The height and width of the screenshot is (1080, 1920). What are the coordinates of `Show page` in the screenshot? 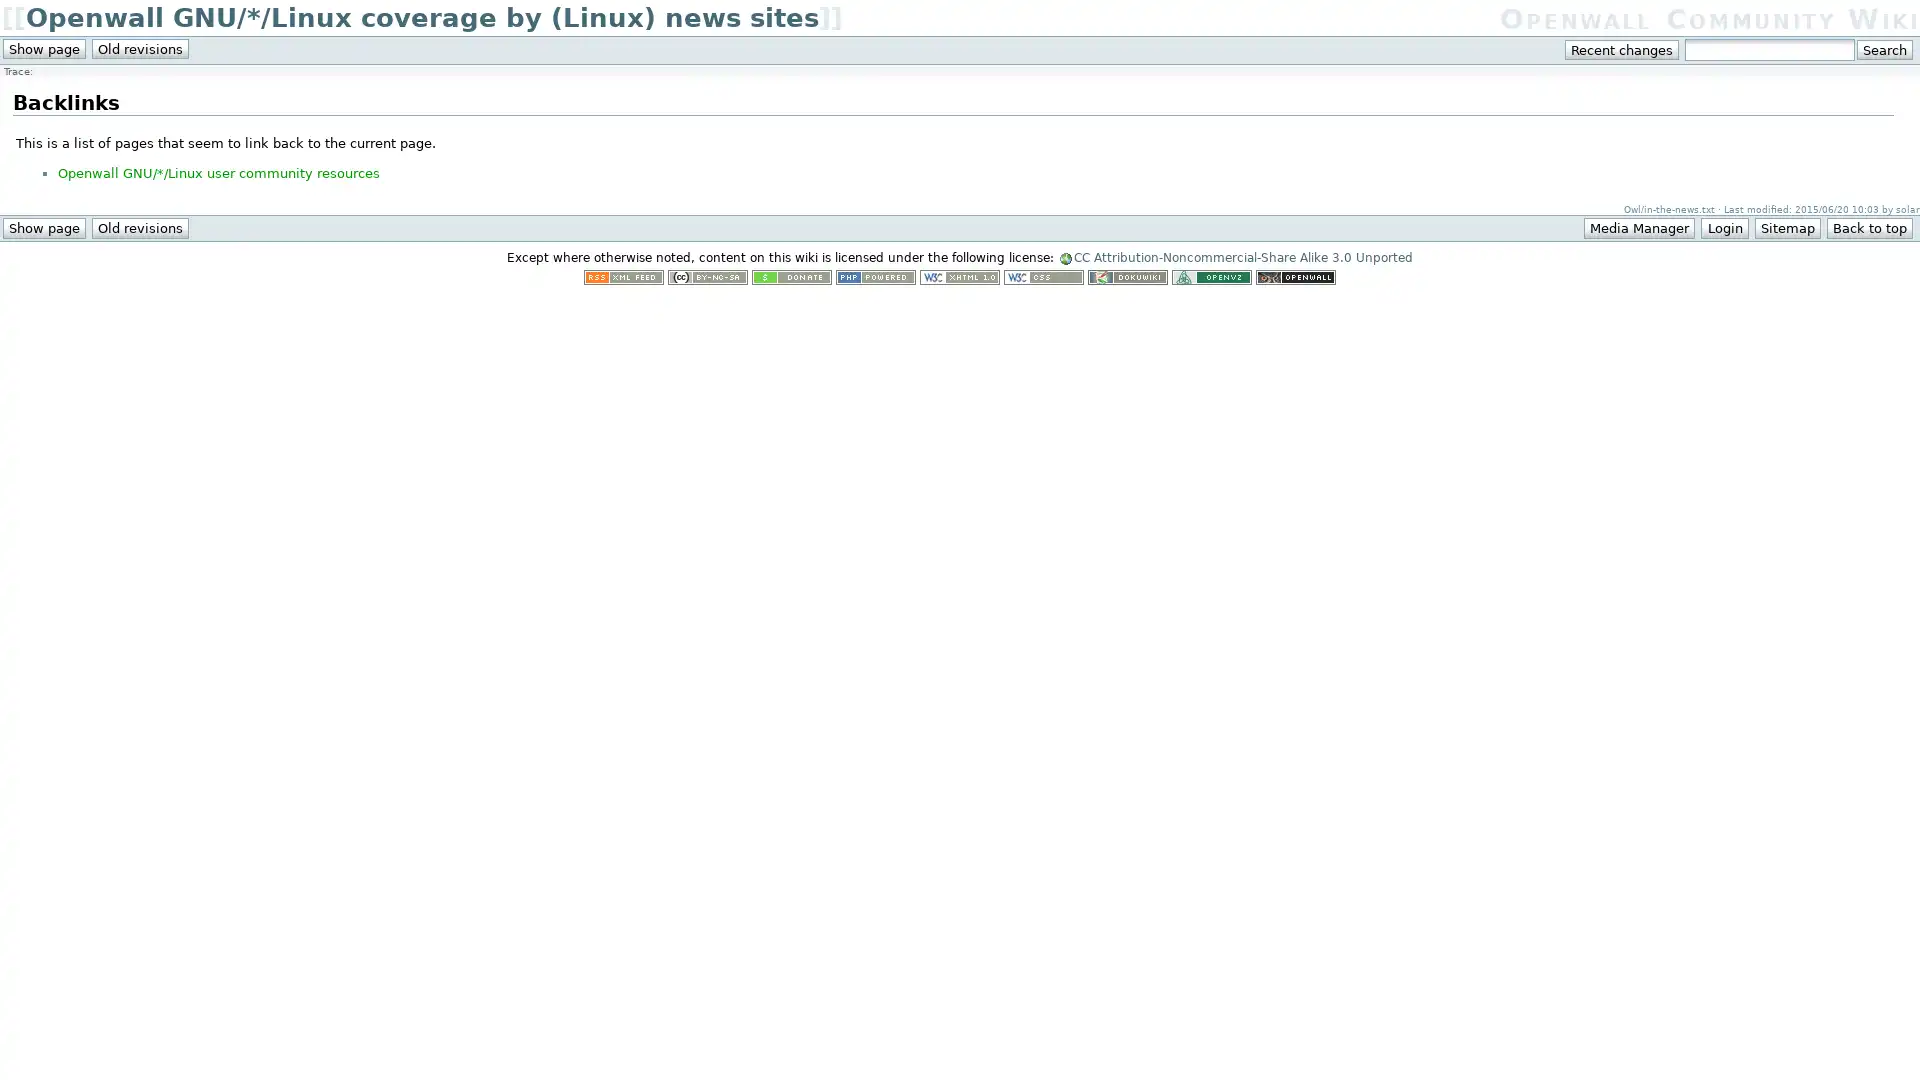 It's located at (43, 226).